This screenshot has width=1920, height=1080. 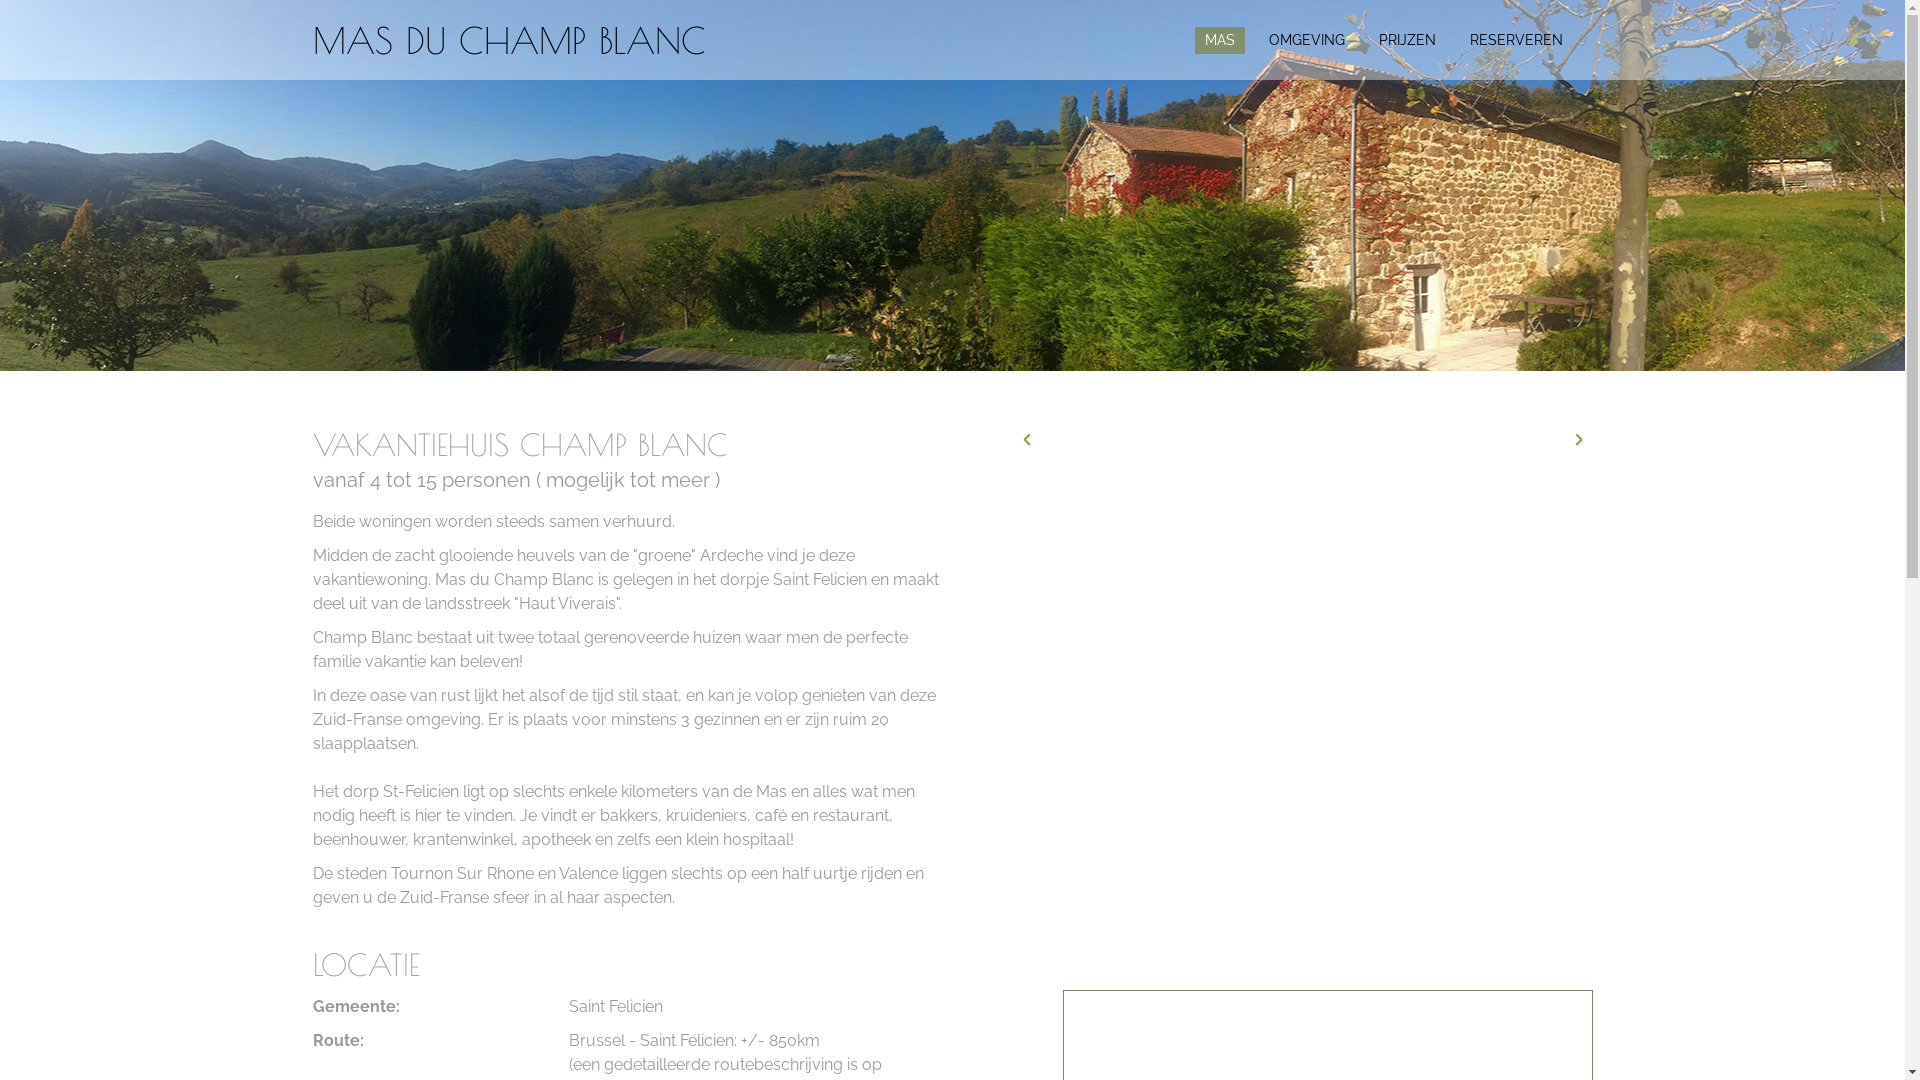 What do you see at coordinates (1516, 40) in the screenshot?
I see `'RESERVEREN'` at bounding box center [1516, 40].